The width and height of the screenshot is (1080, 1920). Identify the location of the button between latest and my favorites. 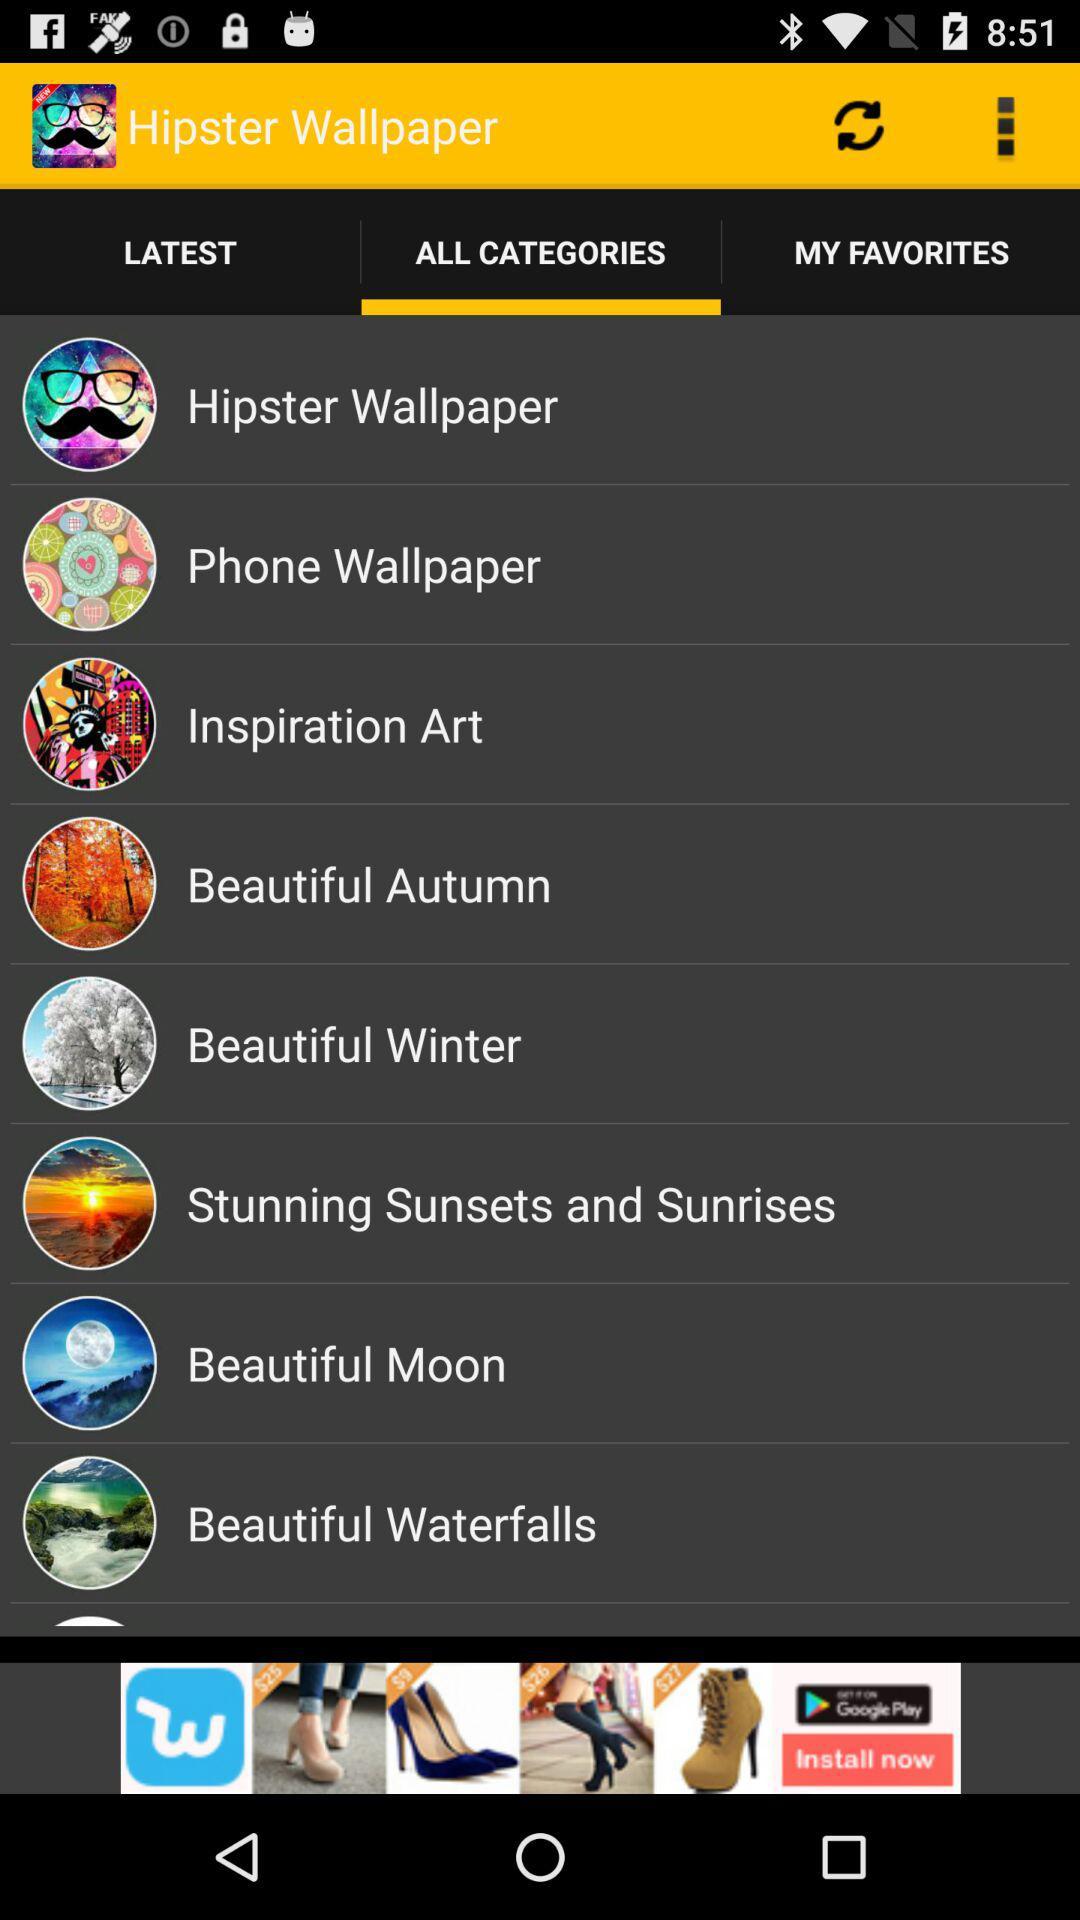
(541, 251).